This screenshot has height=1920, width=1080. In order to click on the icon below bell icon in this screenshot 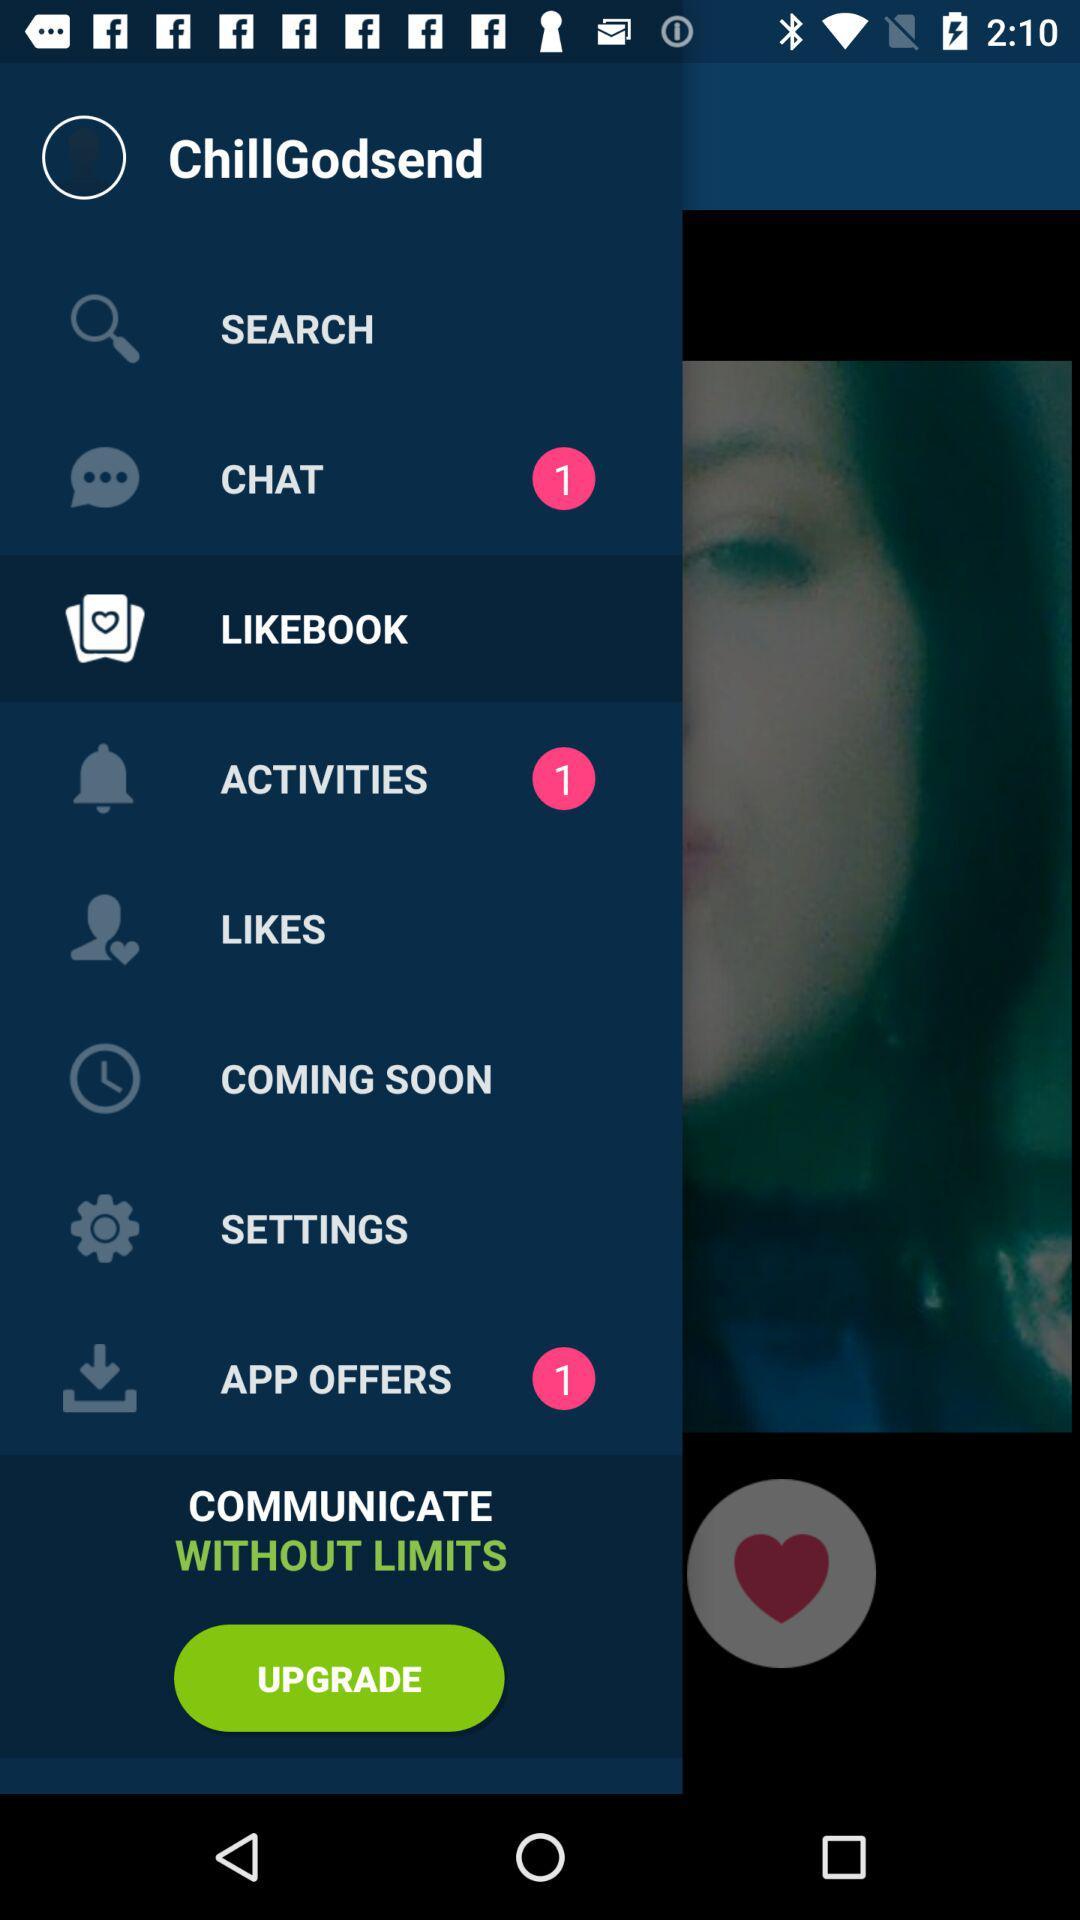, I will do `click(104, 928)`.